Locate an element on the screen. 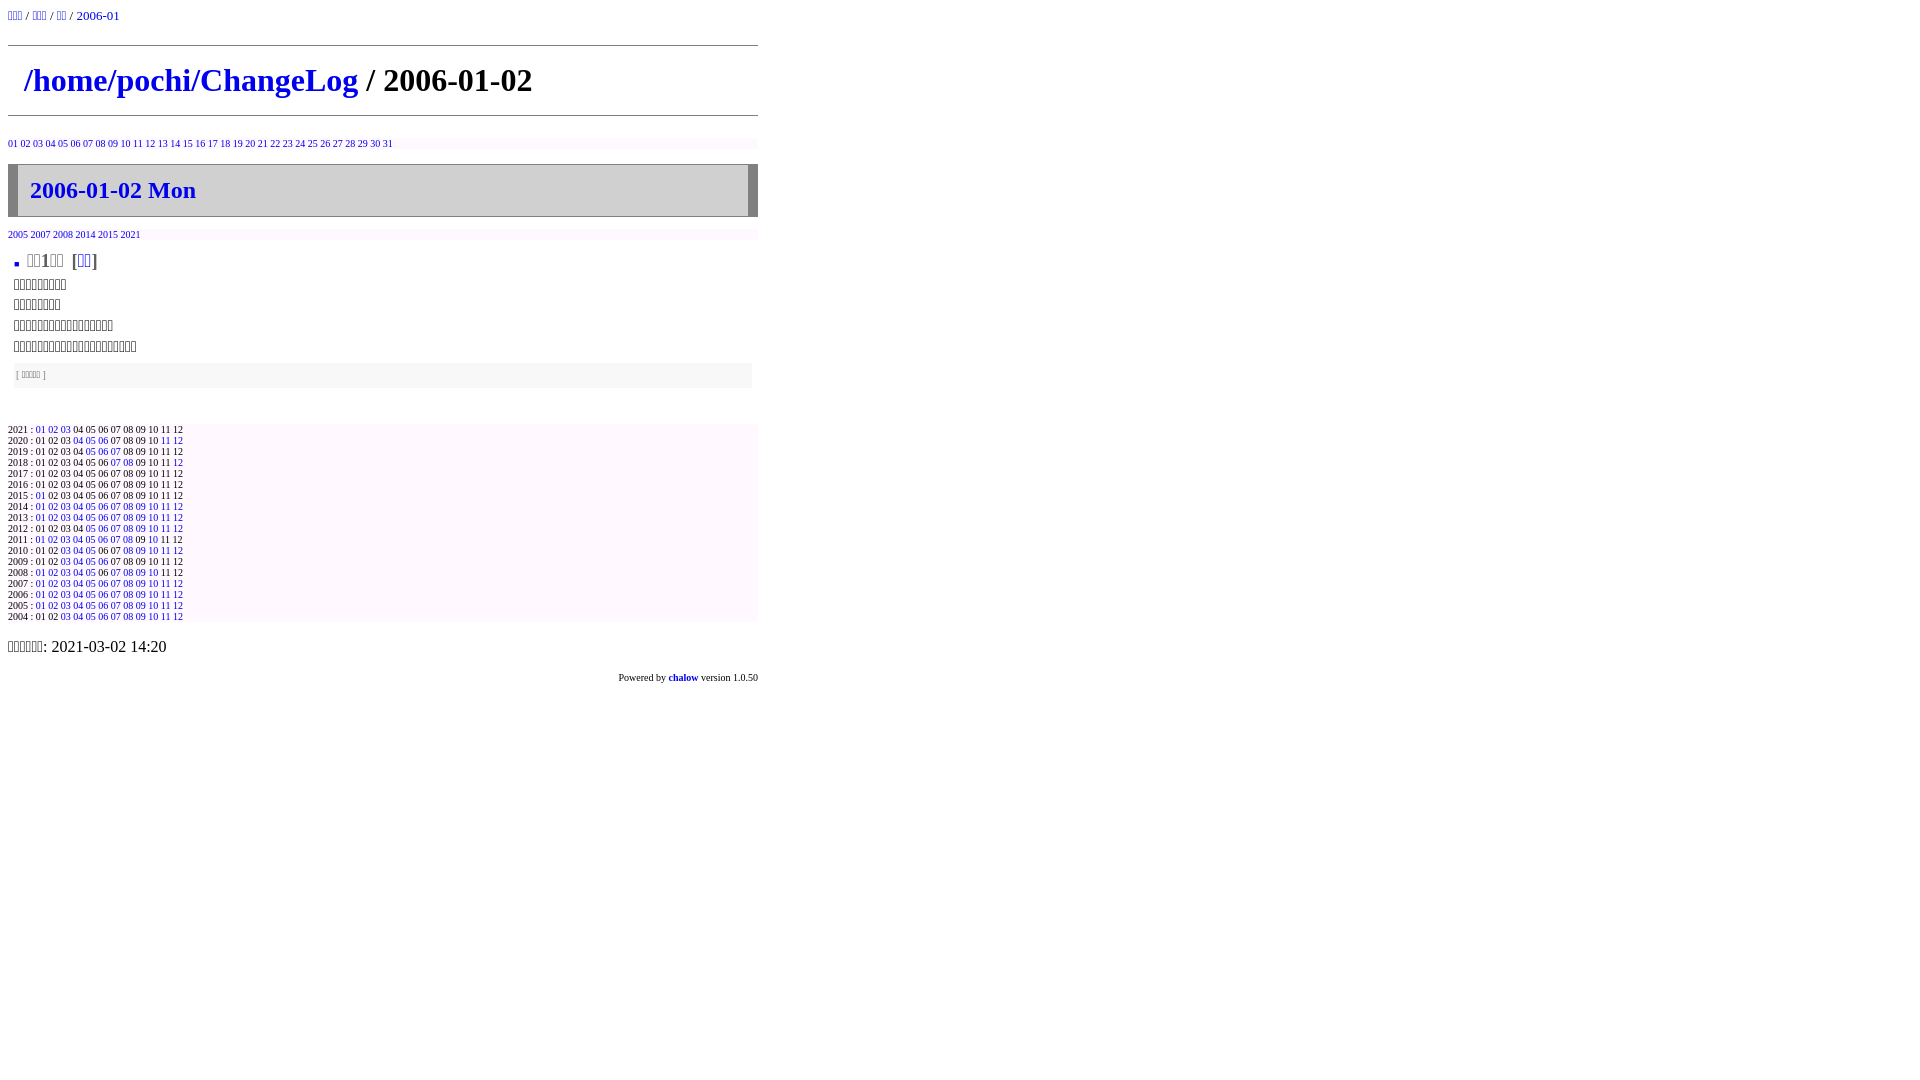 The height and width of the screenshot is (1080, 1920). '2015' is located at coordinates (106, 233).